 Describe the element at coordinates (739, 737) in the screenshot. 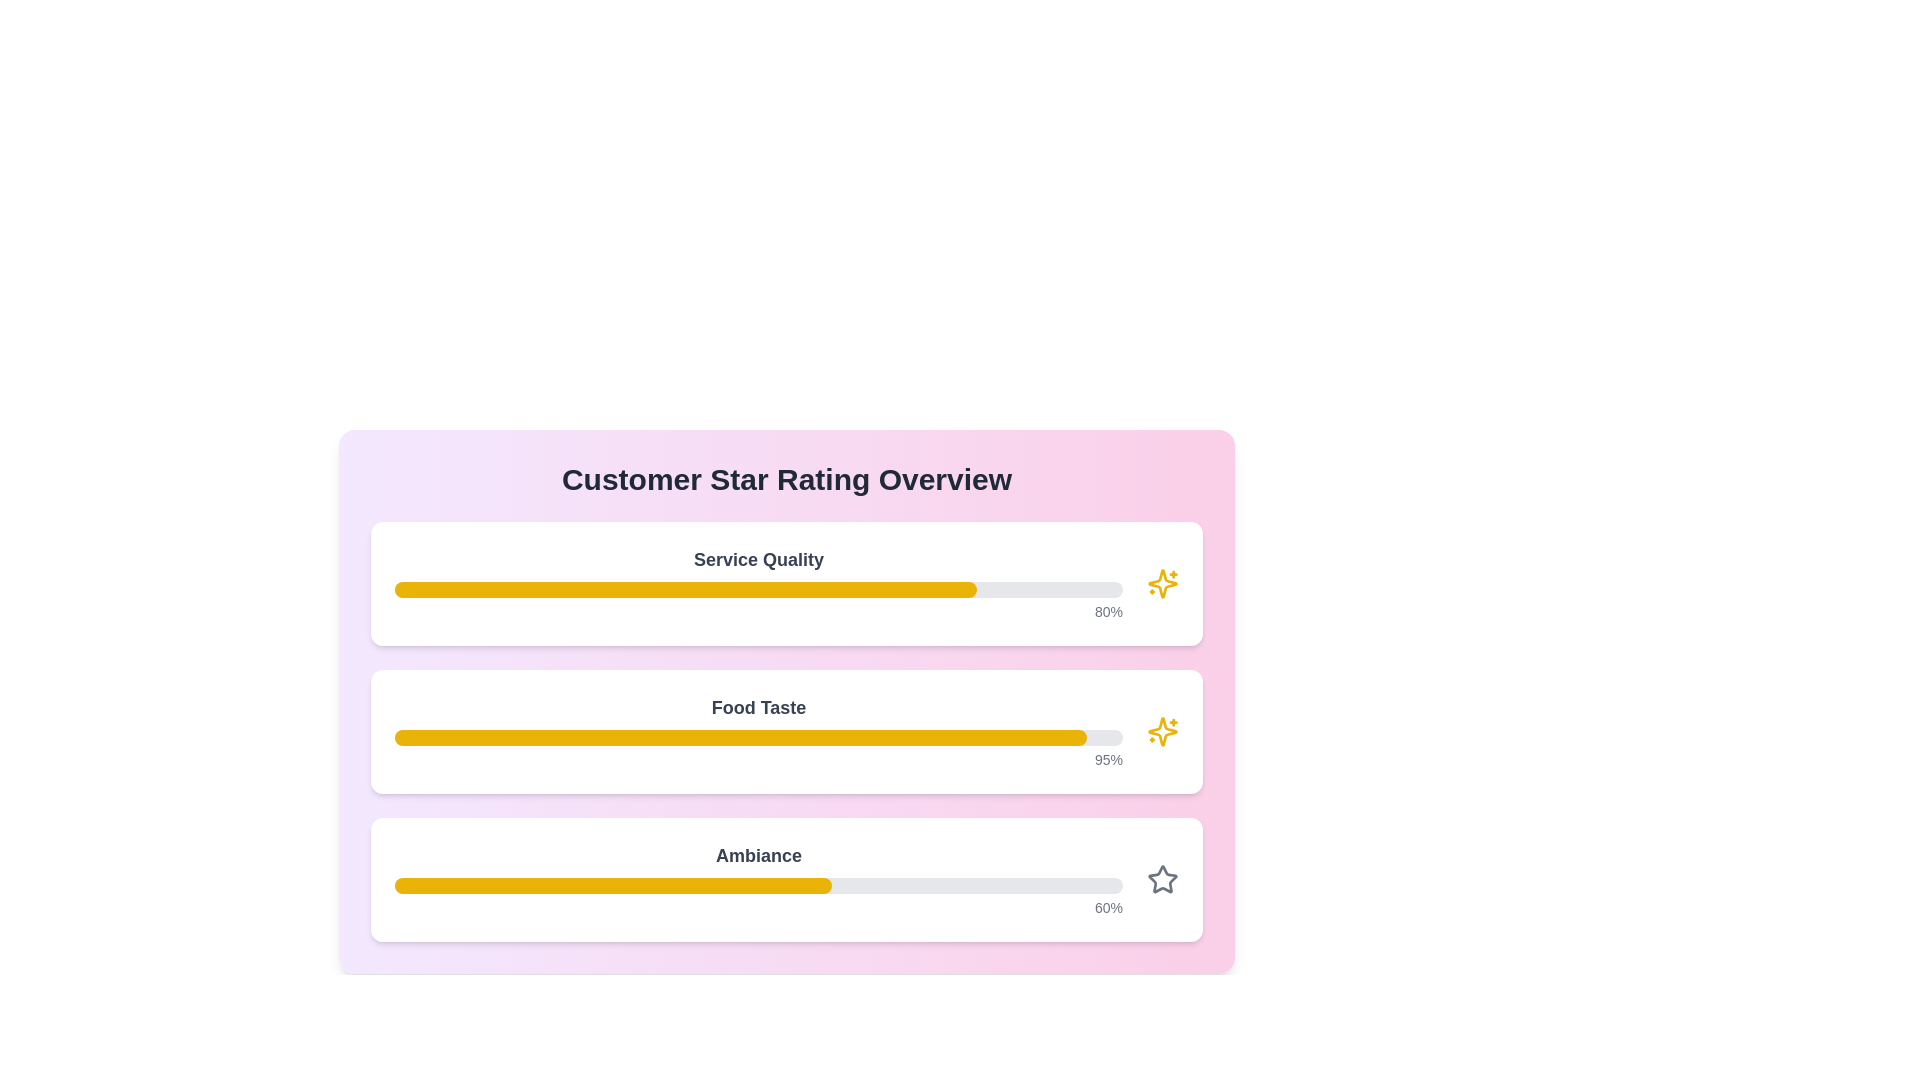

I see `the filled segment of the progress bar representing 95% completion for 'Food Taste'` at that location.